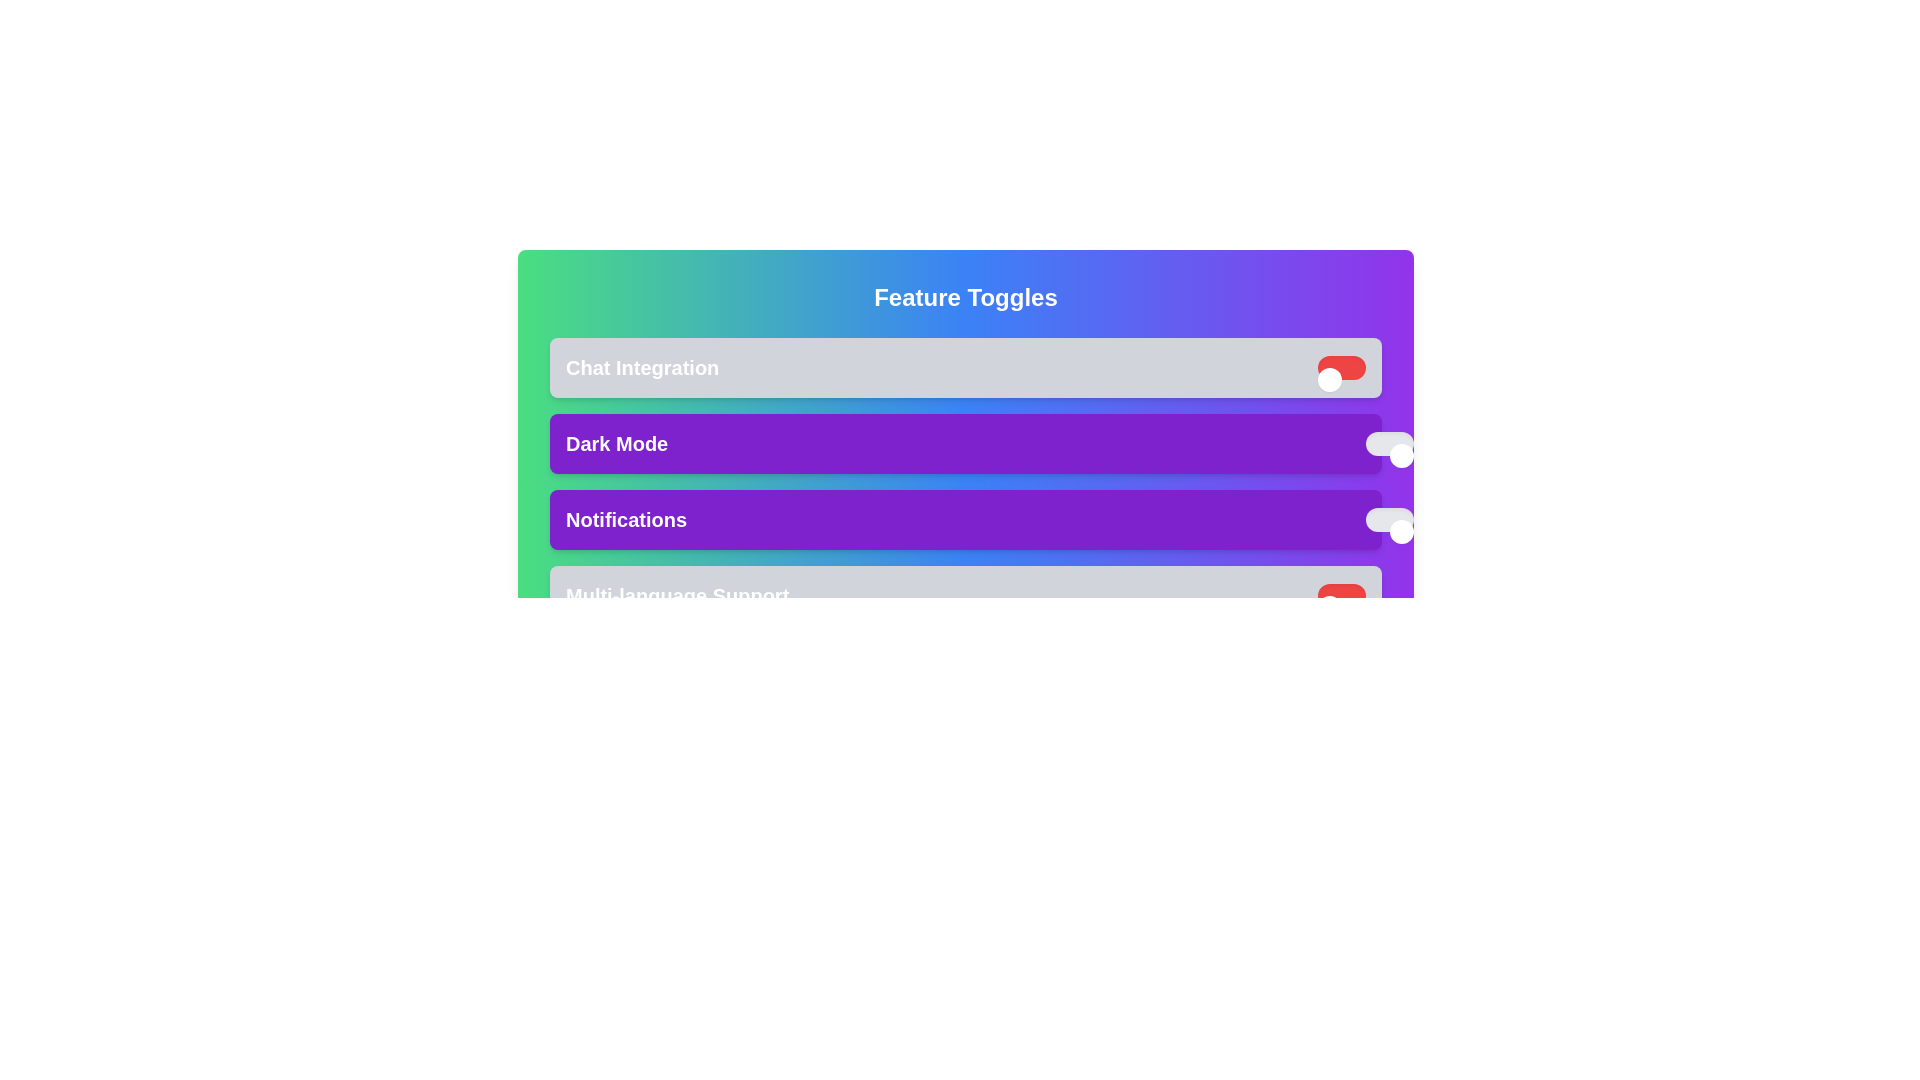 This screenshot has width=1920, height=1080. Describe the element at coordinates (965, 297) in the screenshot. I see `the 'Feature Toggles' title to access its context` at that location.